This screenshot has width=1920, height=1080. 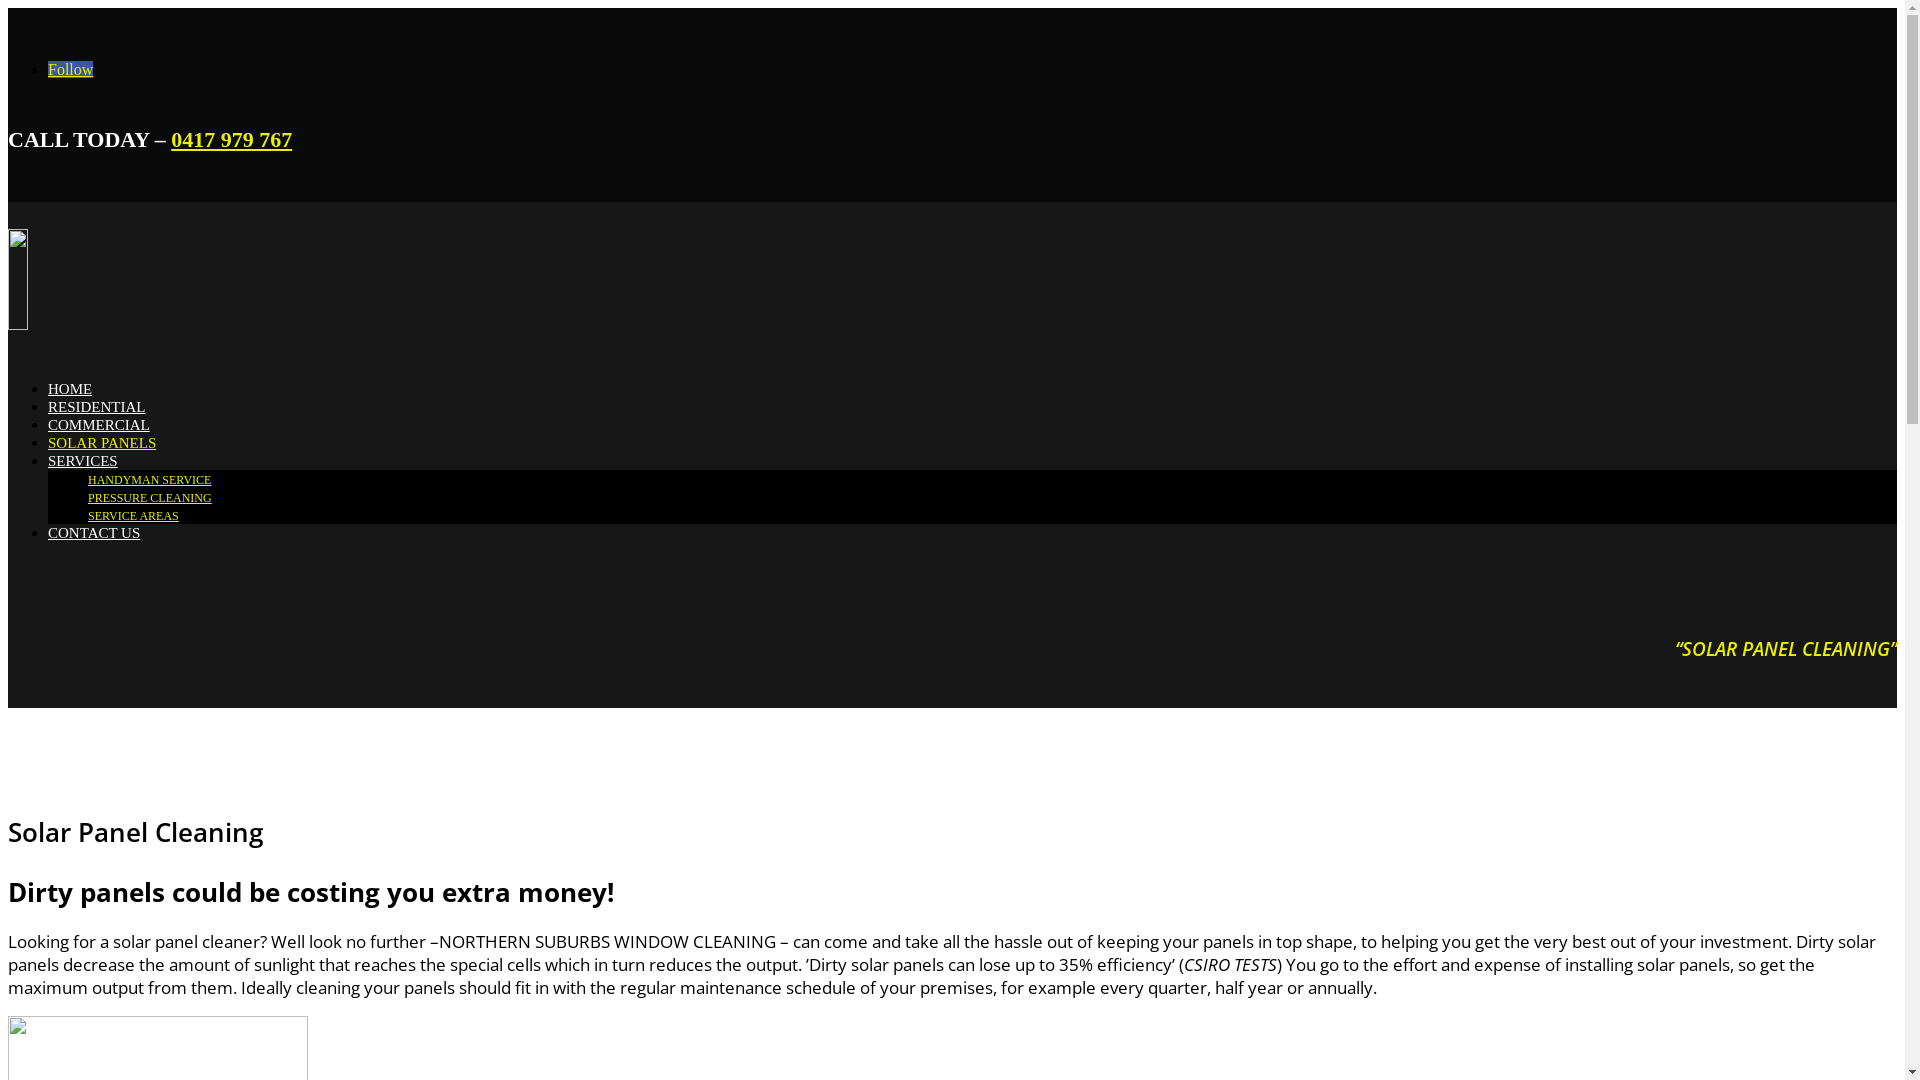 What do you see at coordinates (95, 406) in the screenshot?
I see `'RESIDENTIAL'` at bounding box center [95, 406].